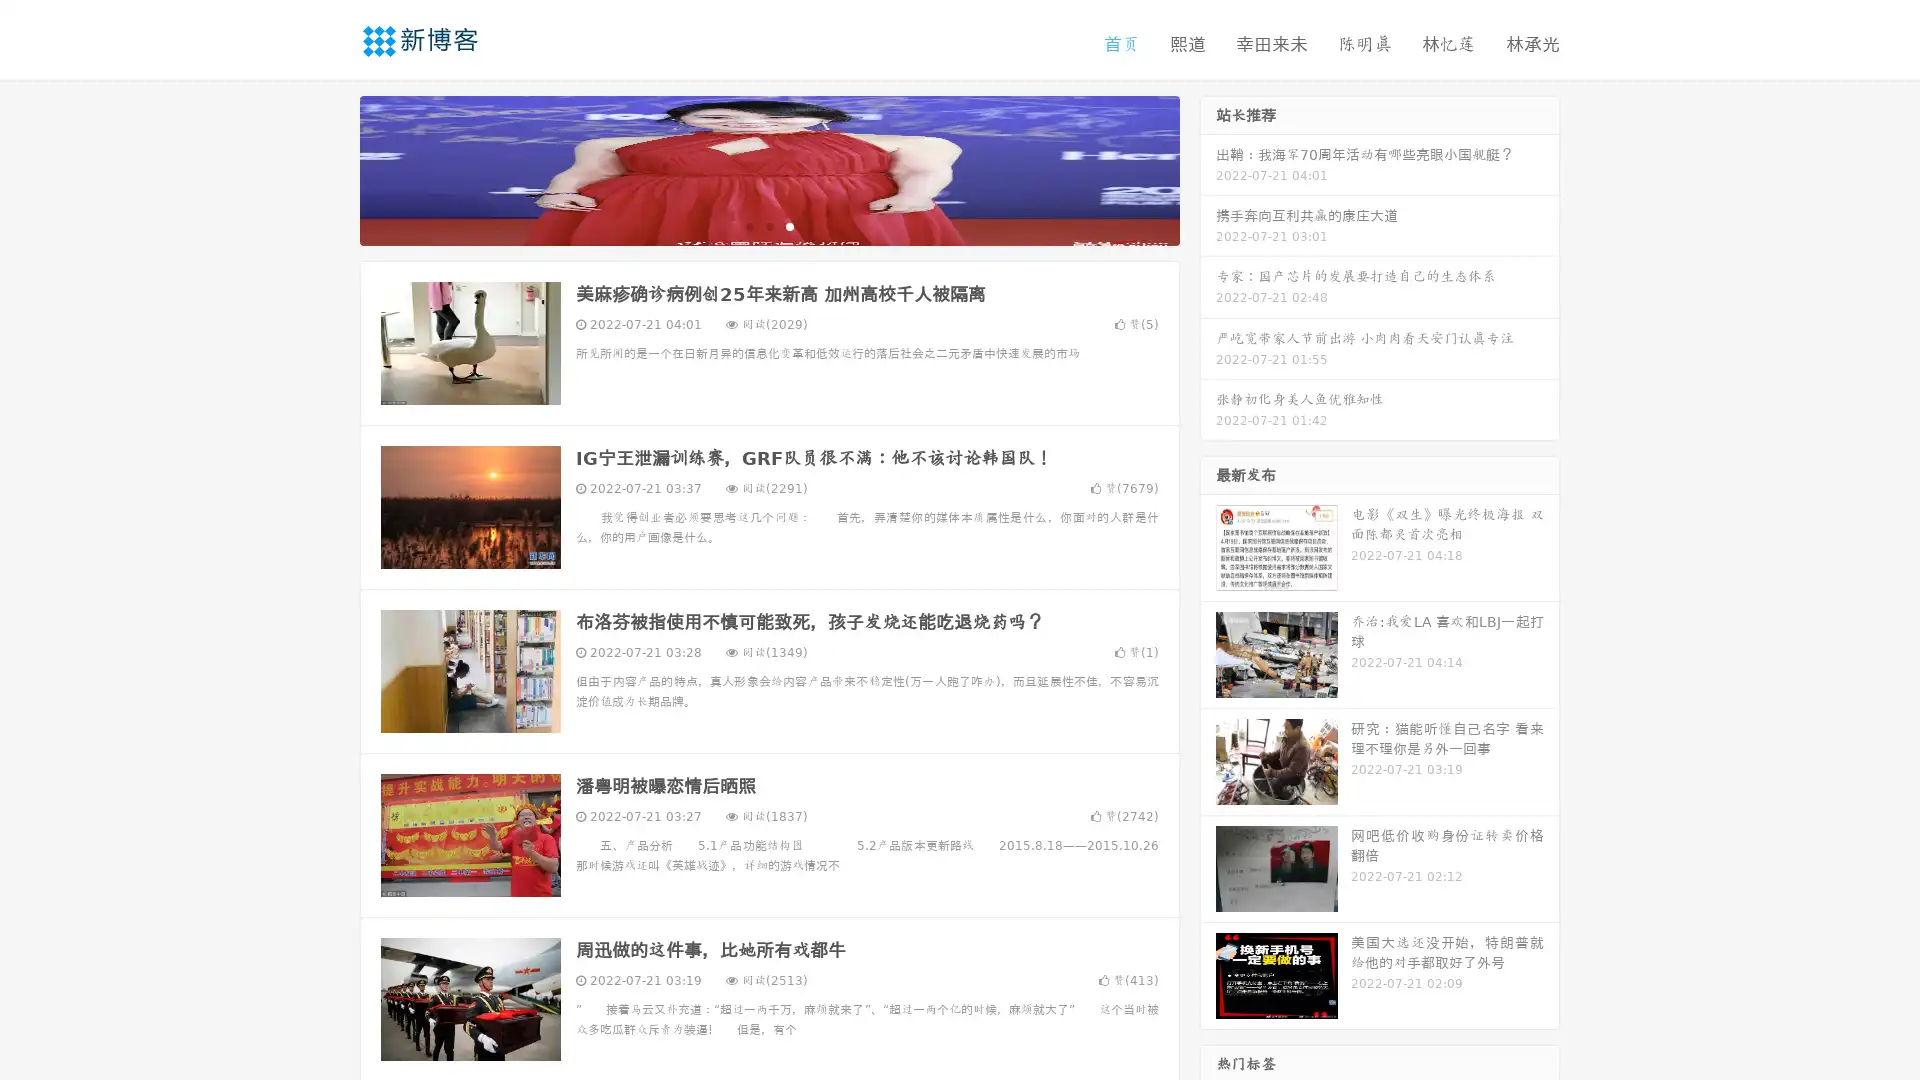 The height and width of the screenshot is (1080, 1920). What do you see at coordinates (1208, 168) in the screenshot?
I see `Next slide` at bounding box center [1208, 168].